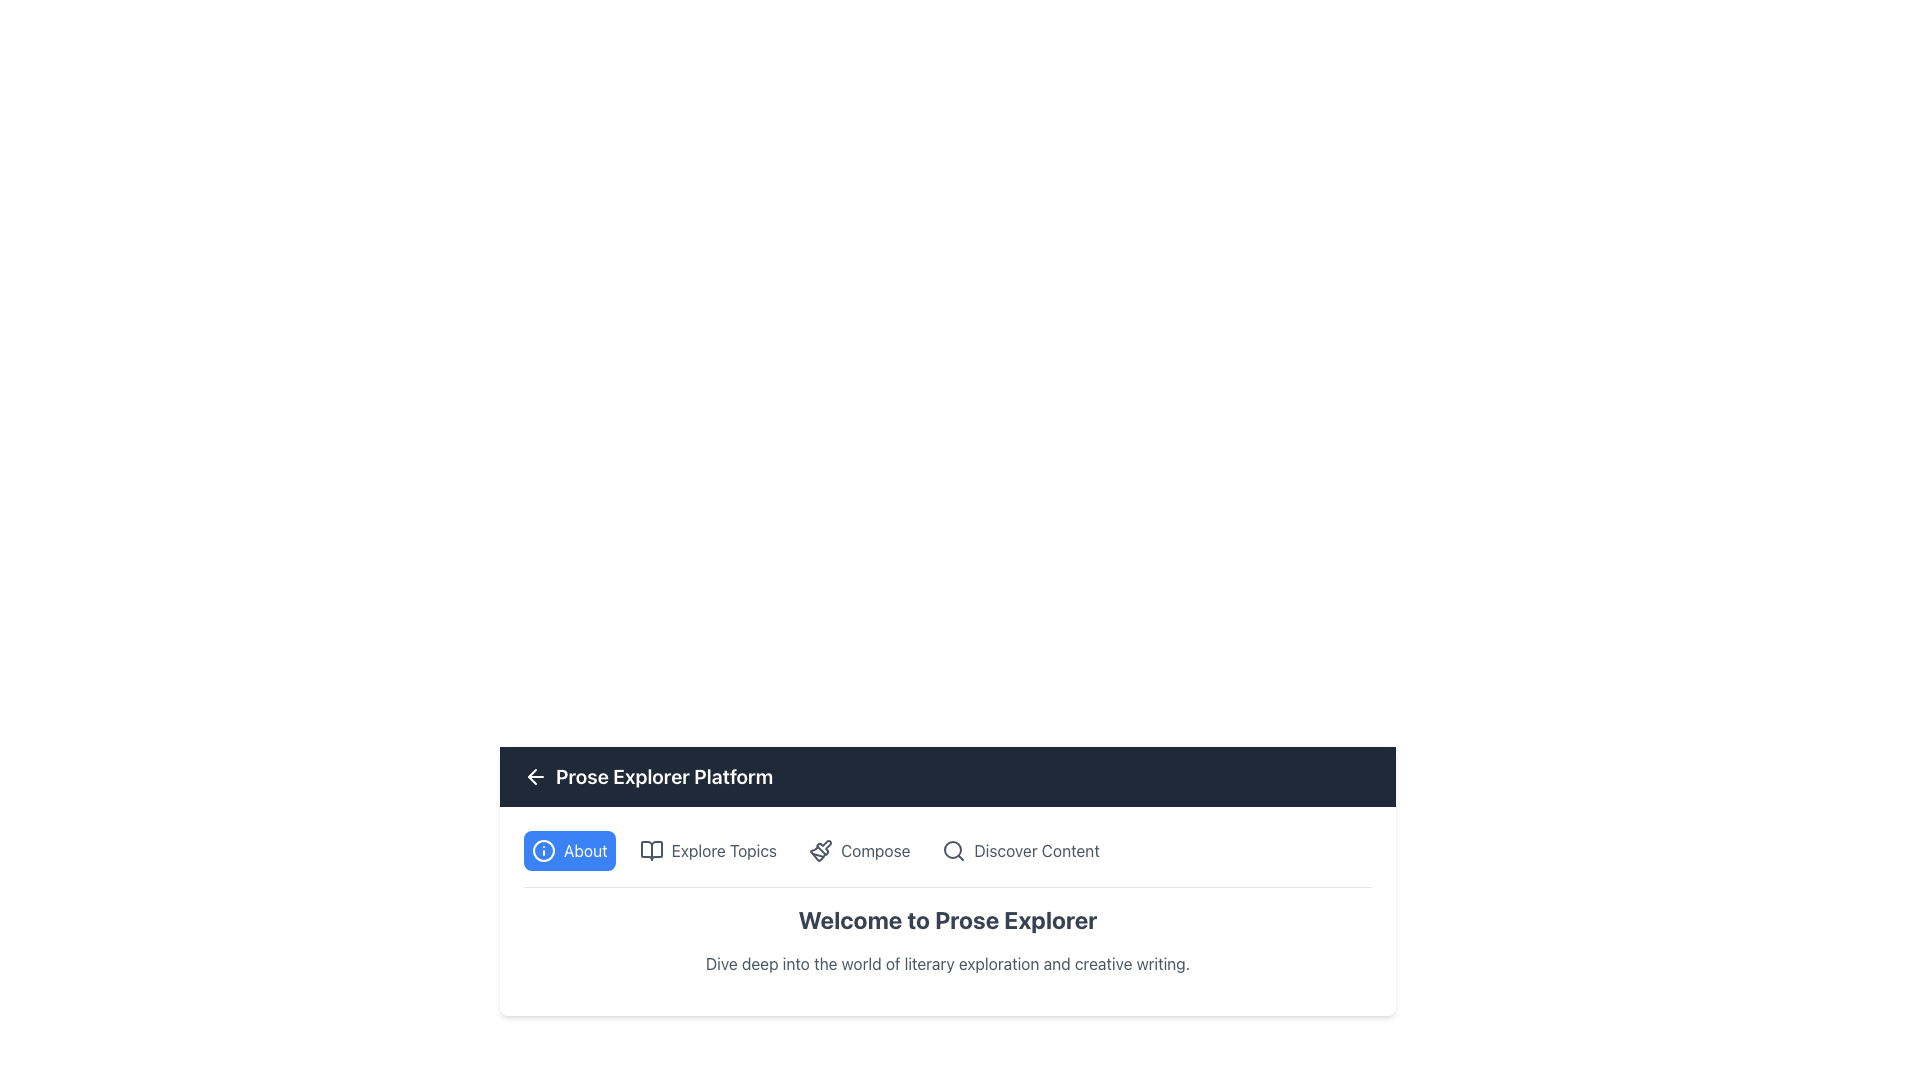 Image resolution: width=1920 pixels, height=1080 pixels. What do you see at coordinates (953, 851) in the screenshot?
I see `the magnifying glass icon located to the left of the 'Discover Content' label in the navigation bar to initiate a search` at bounding box center [953, 851].